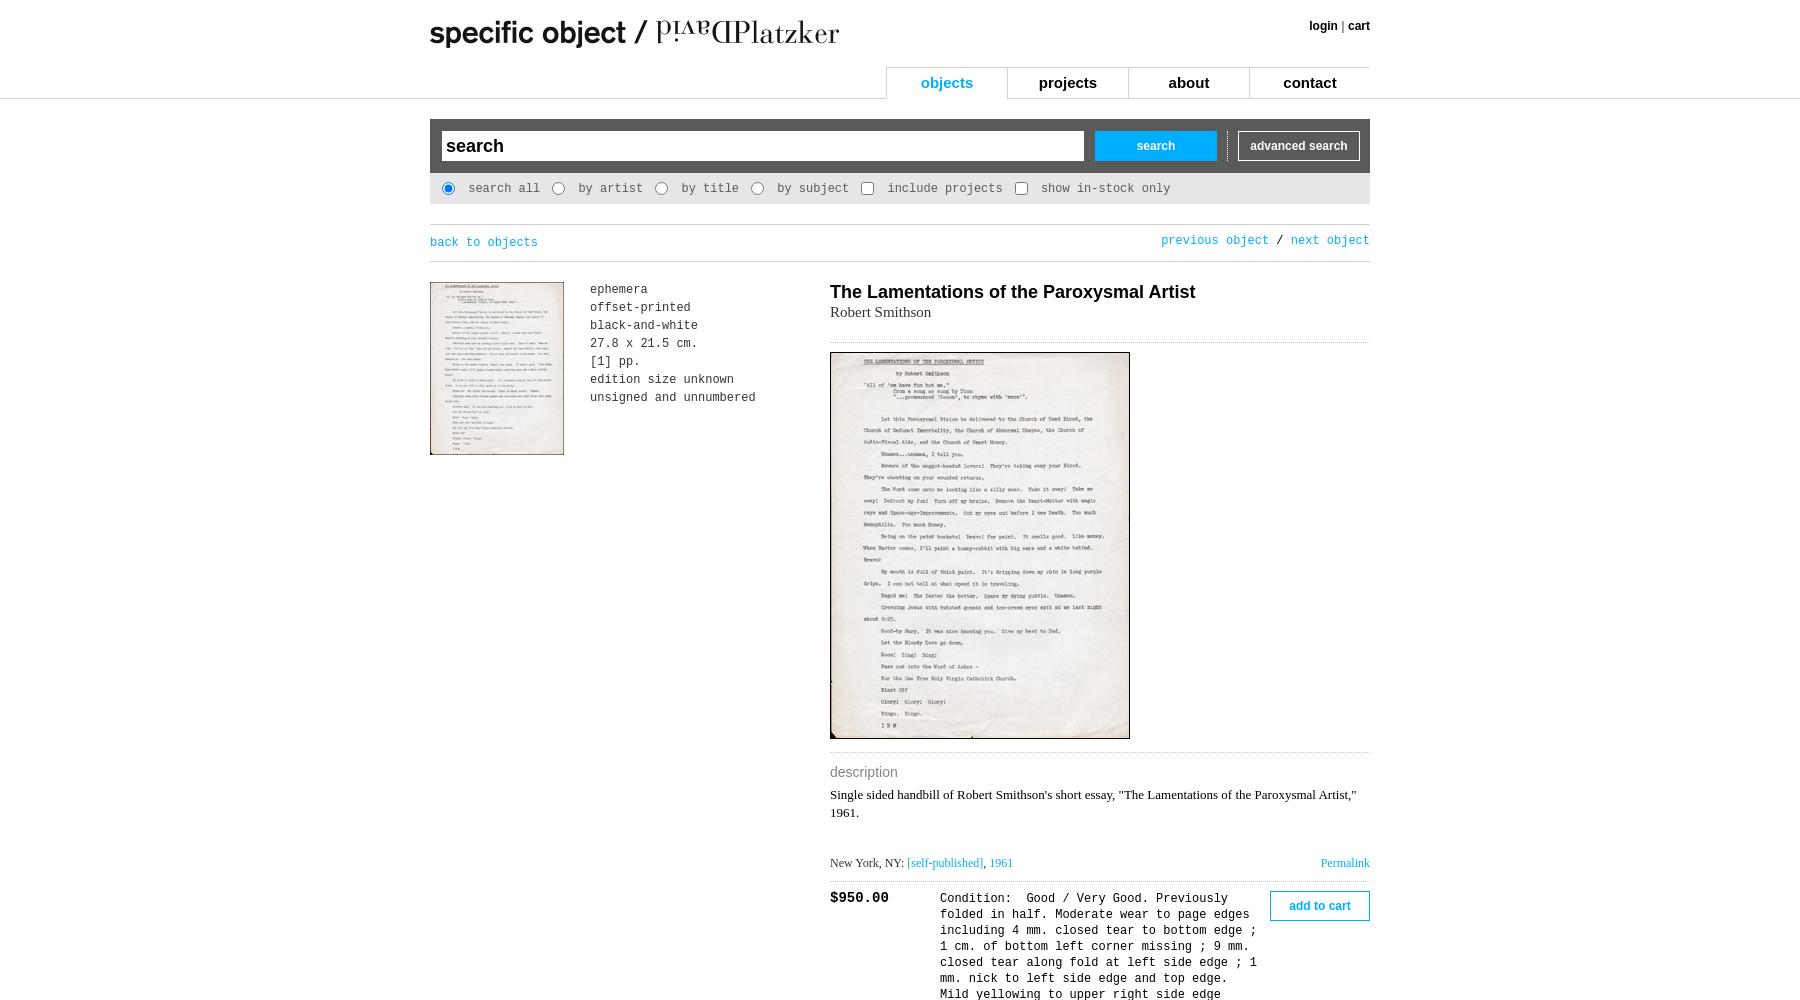  Describe the element at coordinates (1309, 81) in the screenshot. I see `'contact'` at that location.